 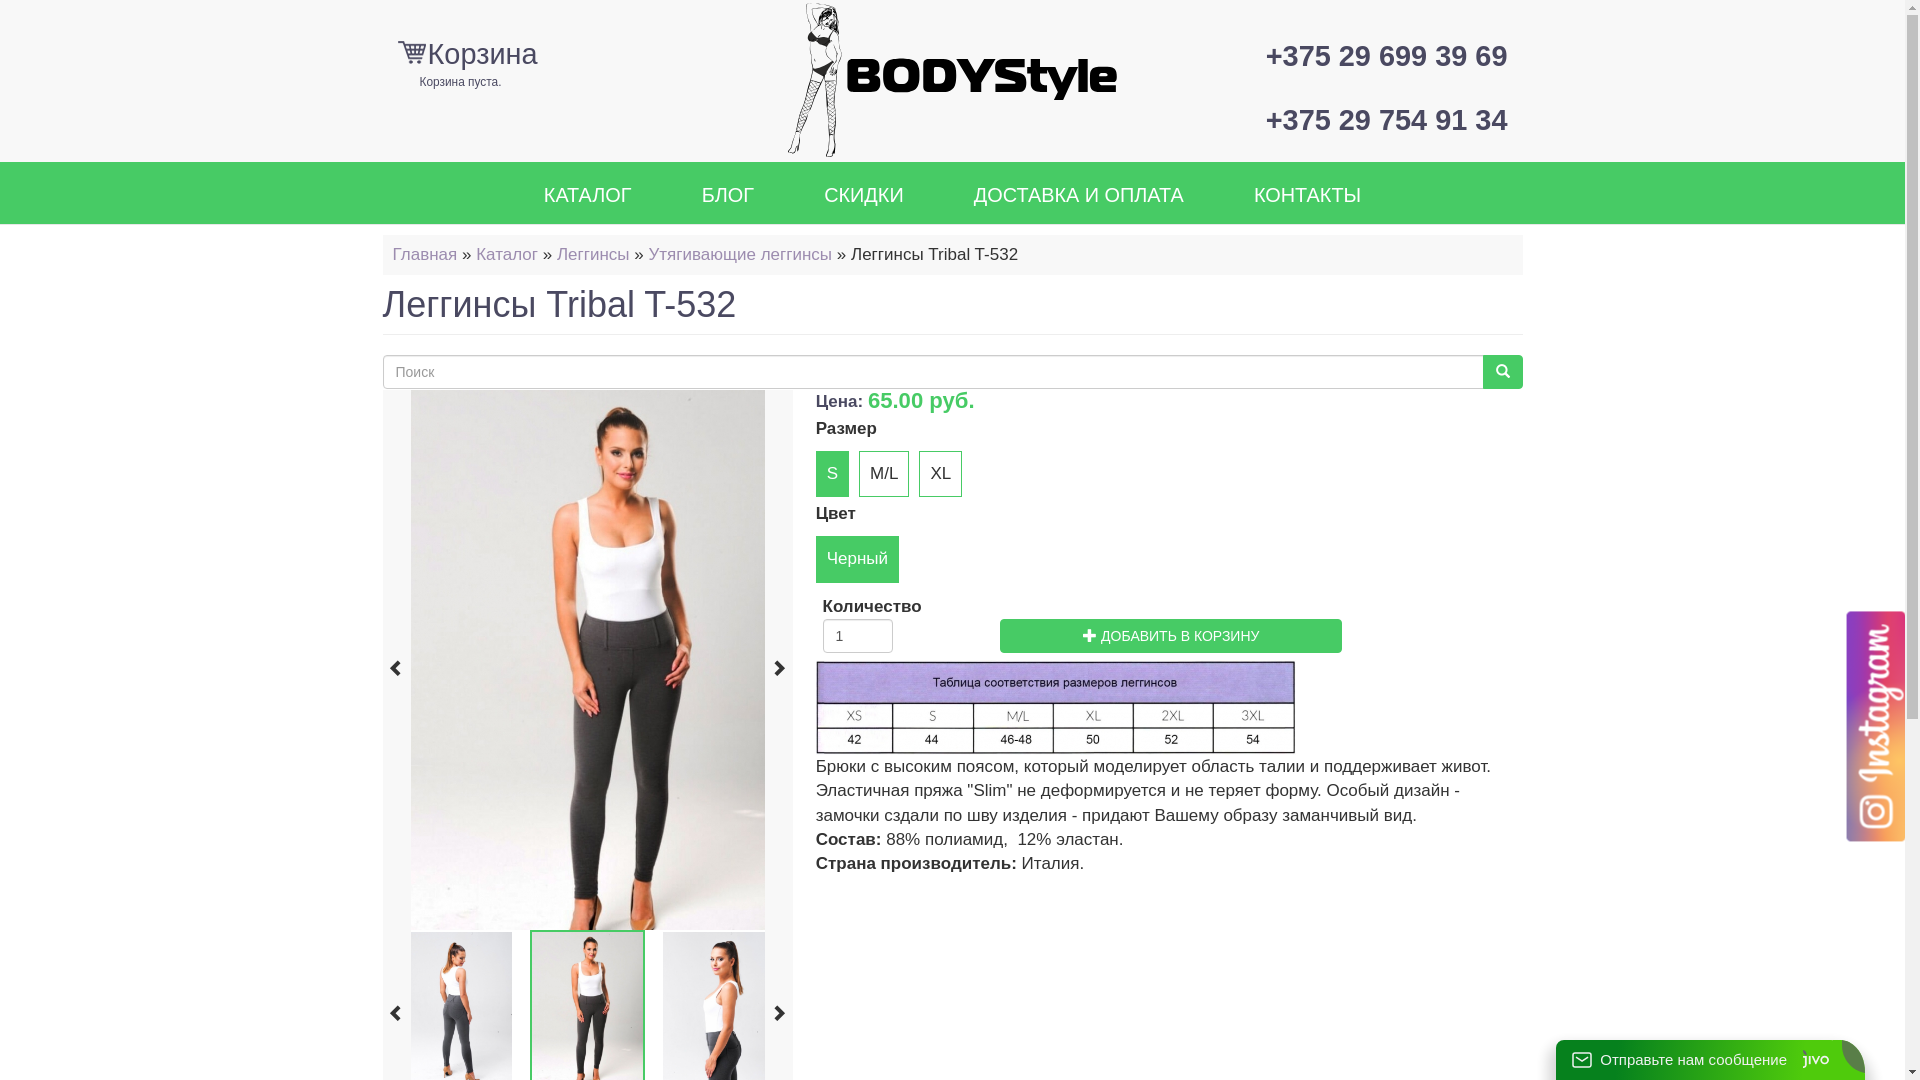 I want to click on 'liekninancios-timpos-kelnes-tribal-2-1000x1194.jpg', so click(x=608, y=659).